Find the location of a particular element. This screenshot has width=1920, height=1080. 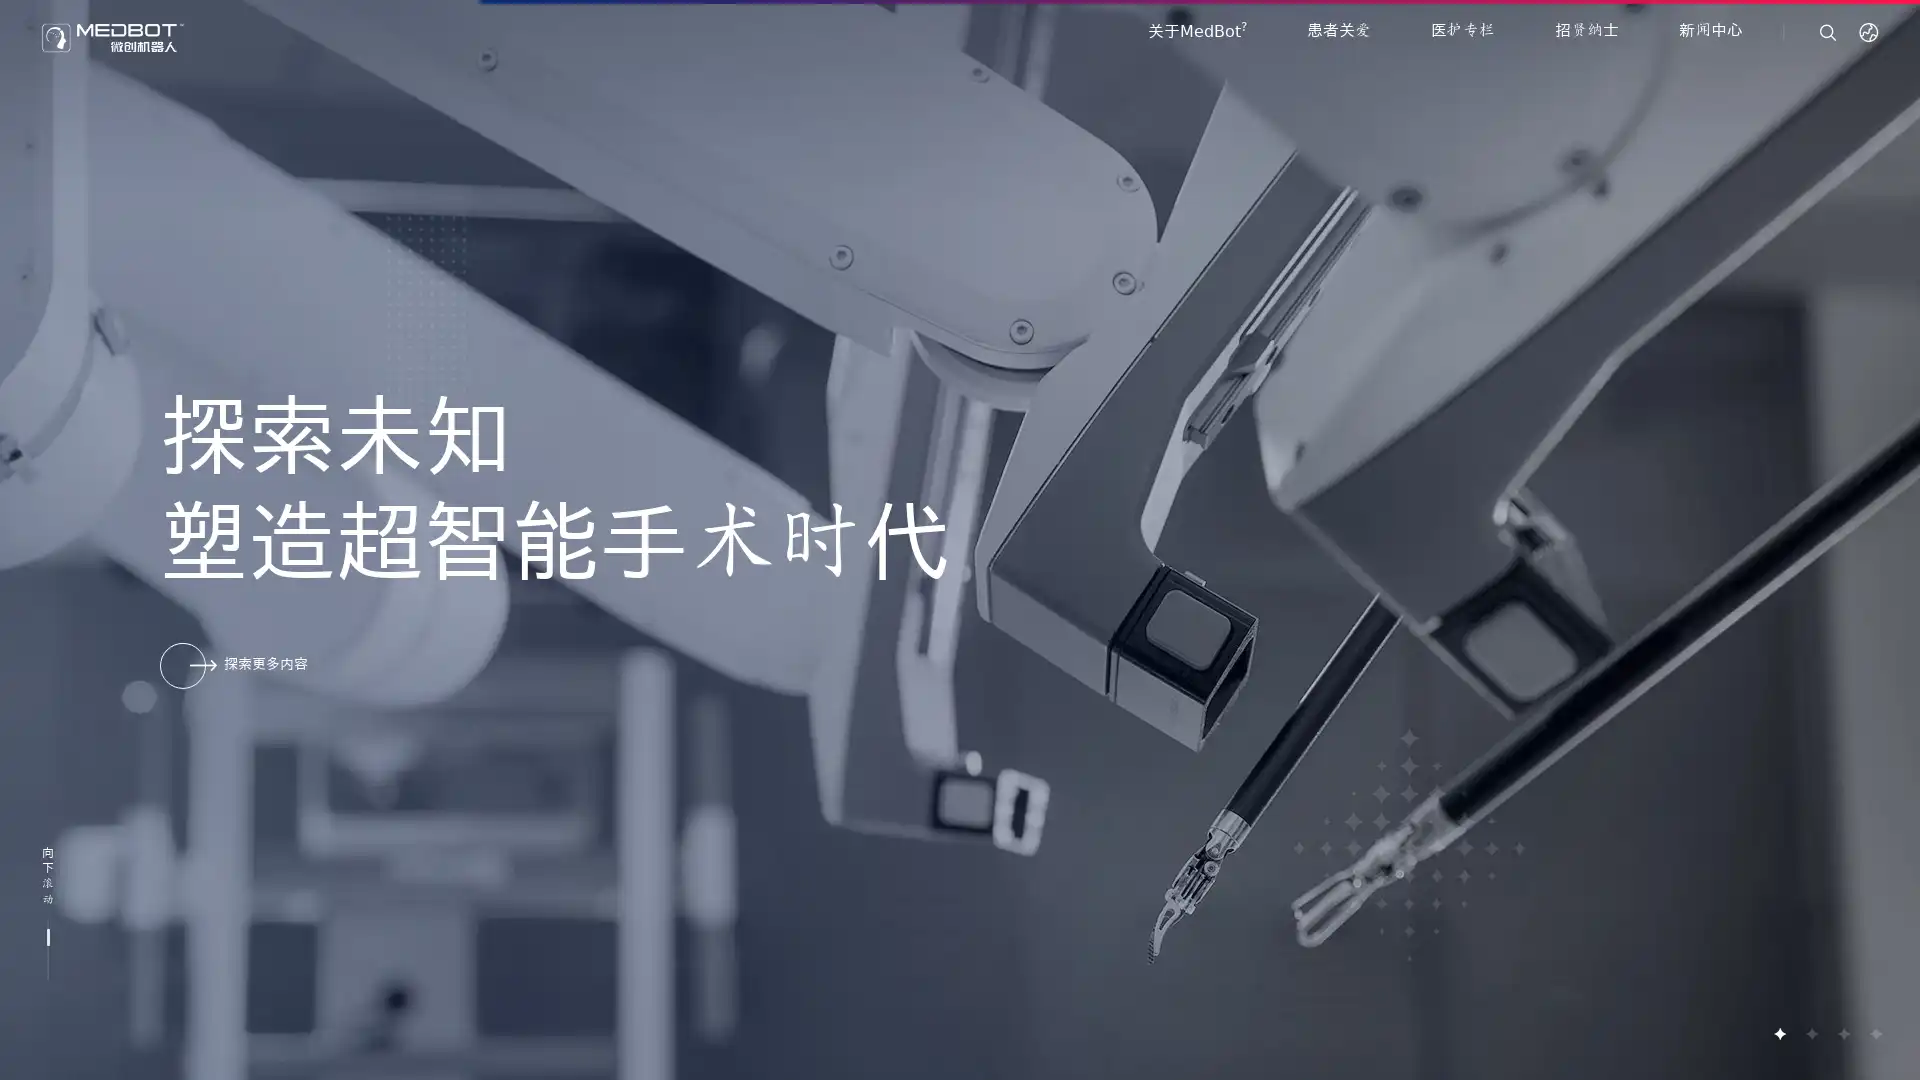

Go to slide 2 is located at coordinates (1810, 1033).